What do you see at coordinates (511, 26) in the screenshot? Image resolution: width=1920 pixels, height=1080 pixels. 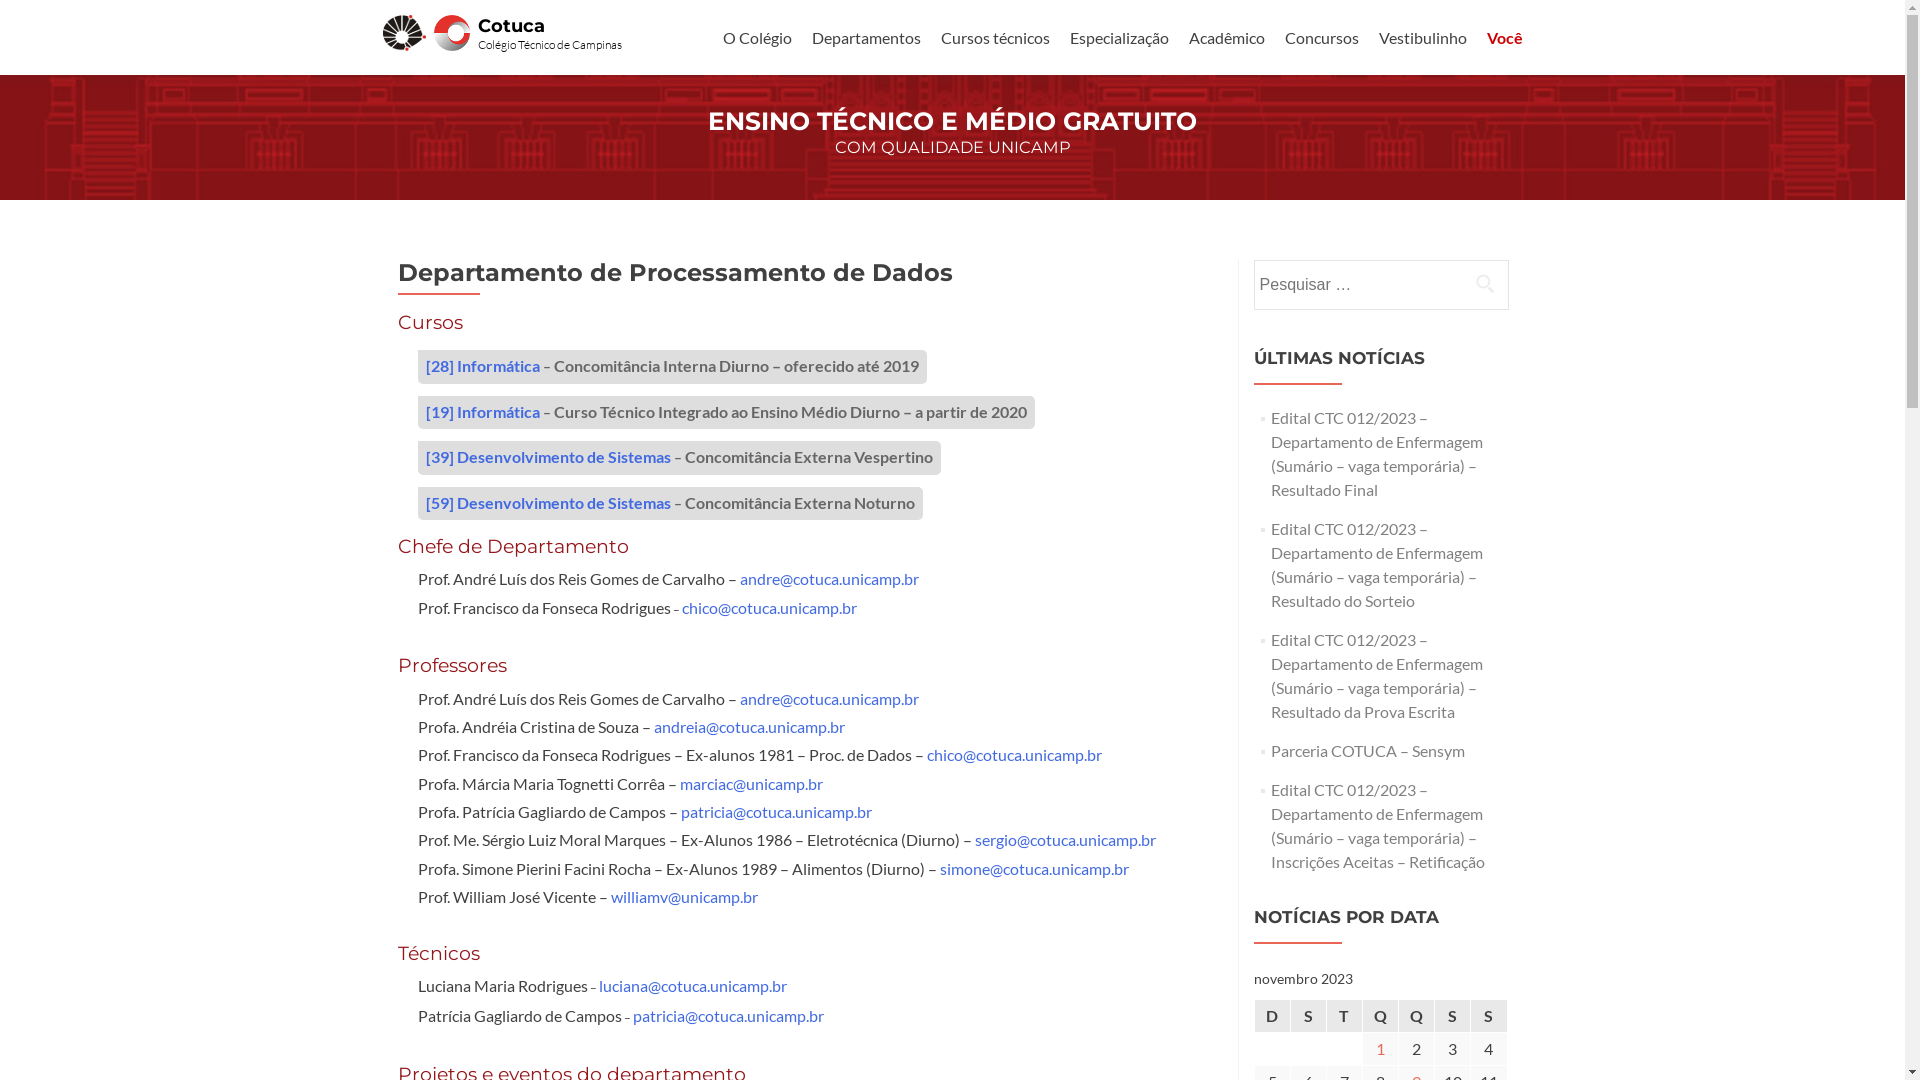 I see `'Cotuca'` at bounding box center [511, 26].